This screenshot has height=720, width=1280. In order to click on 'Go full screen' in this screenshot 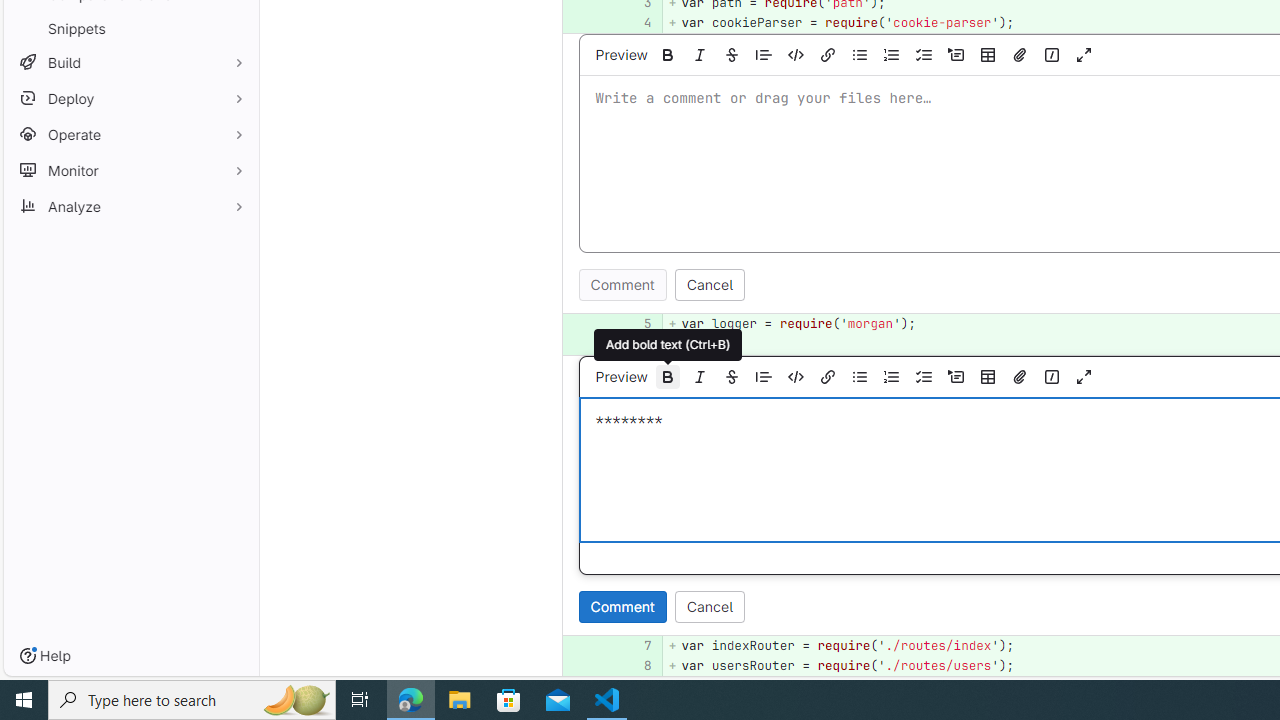, I will do `click(1083, 376)`.